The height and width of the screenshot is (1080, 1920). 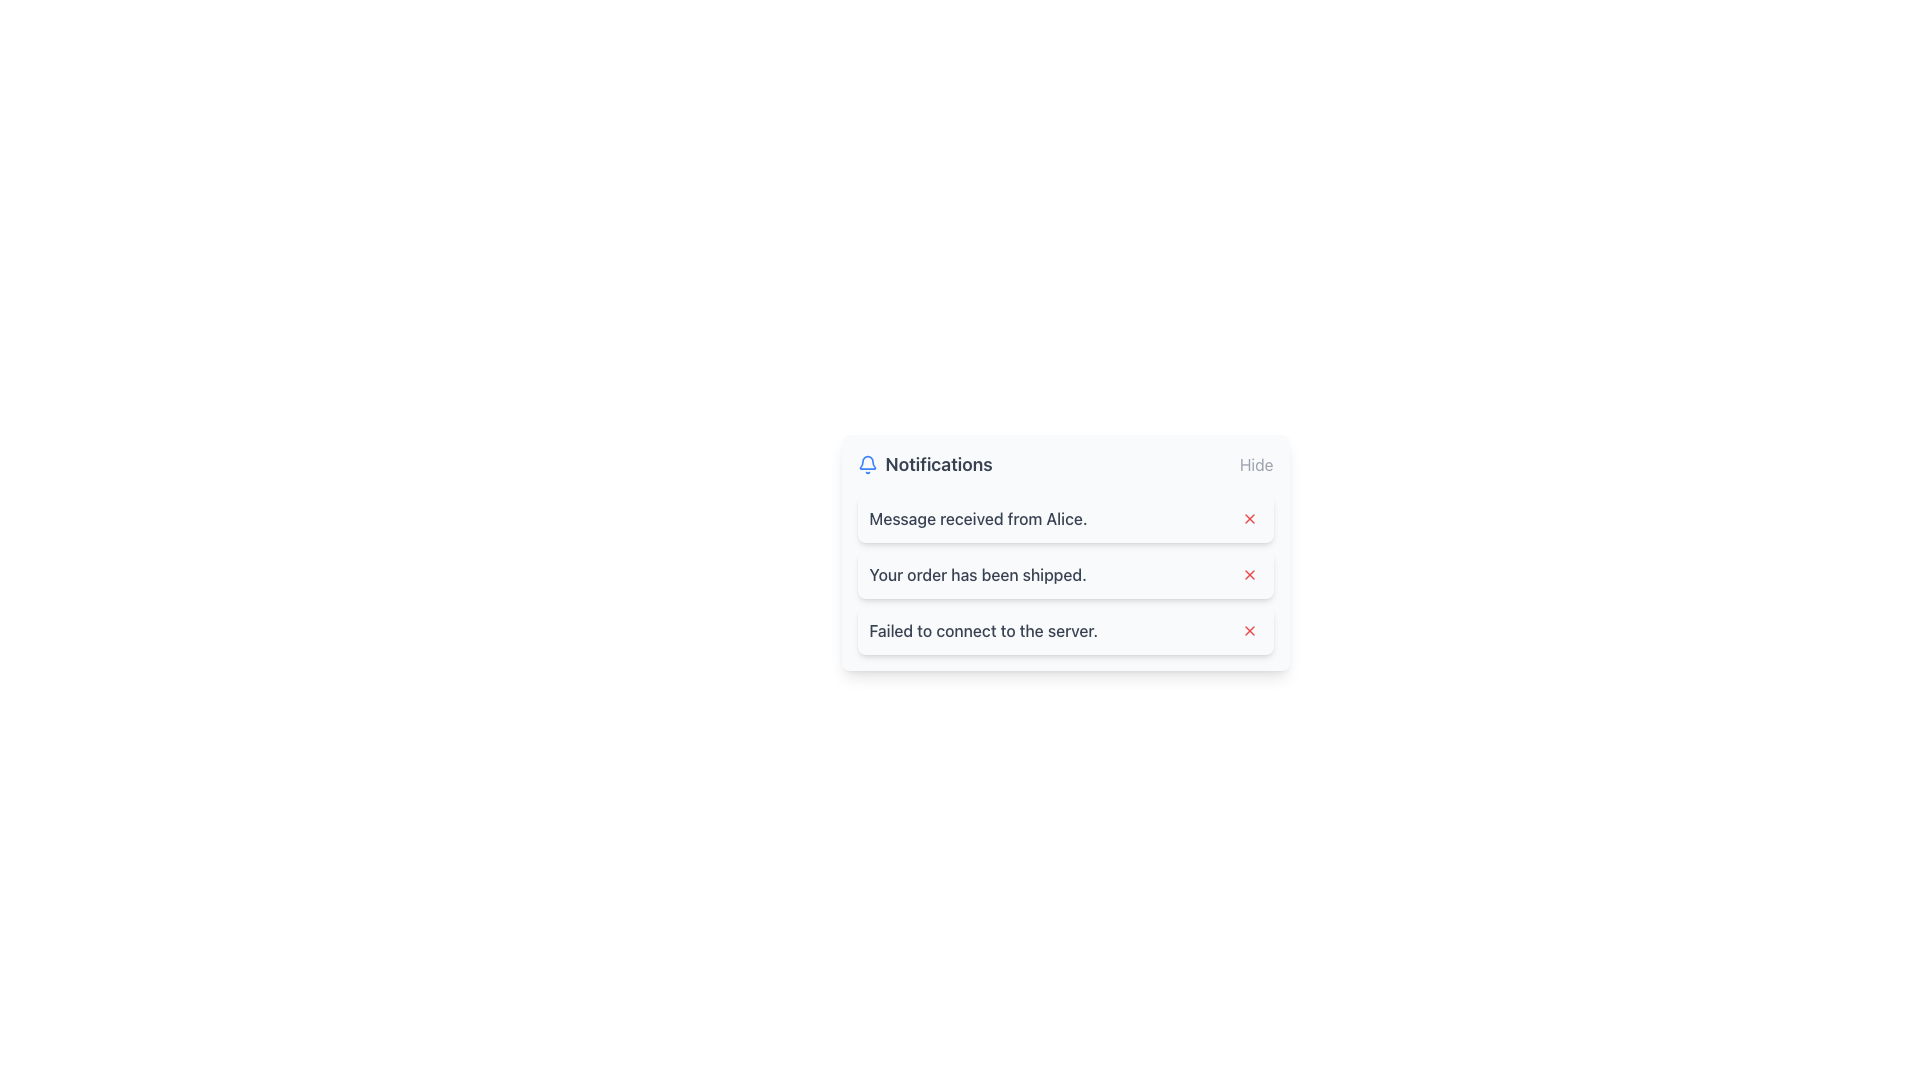 What do you see at coordinates (867, 465) in the screenshot?
I see `the bell icon, which is positioned to the left of the 'Notifications' heading in the notification panel` at bounding box center [867, 465].